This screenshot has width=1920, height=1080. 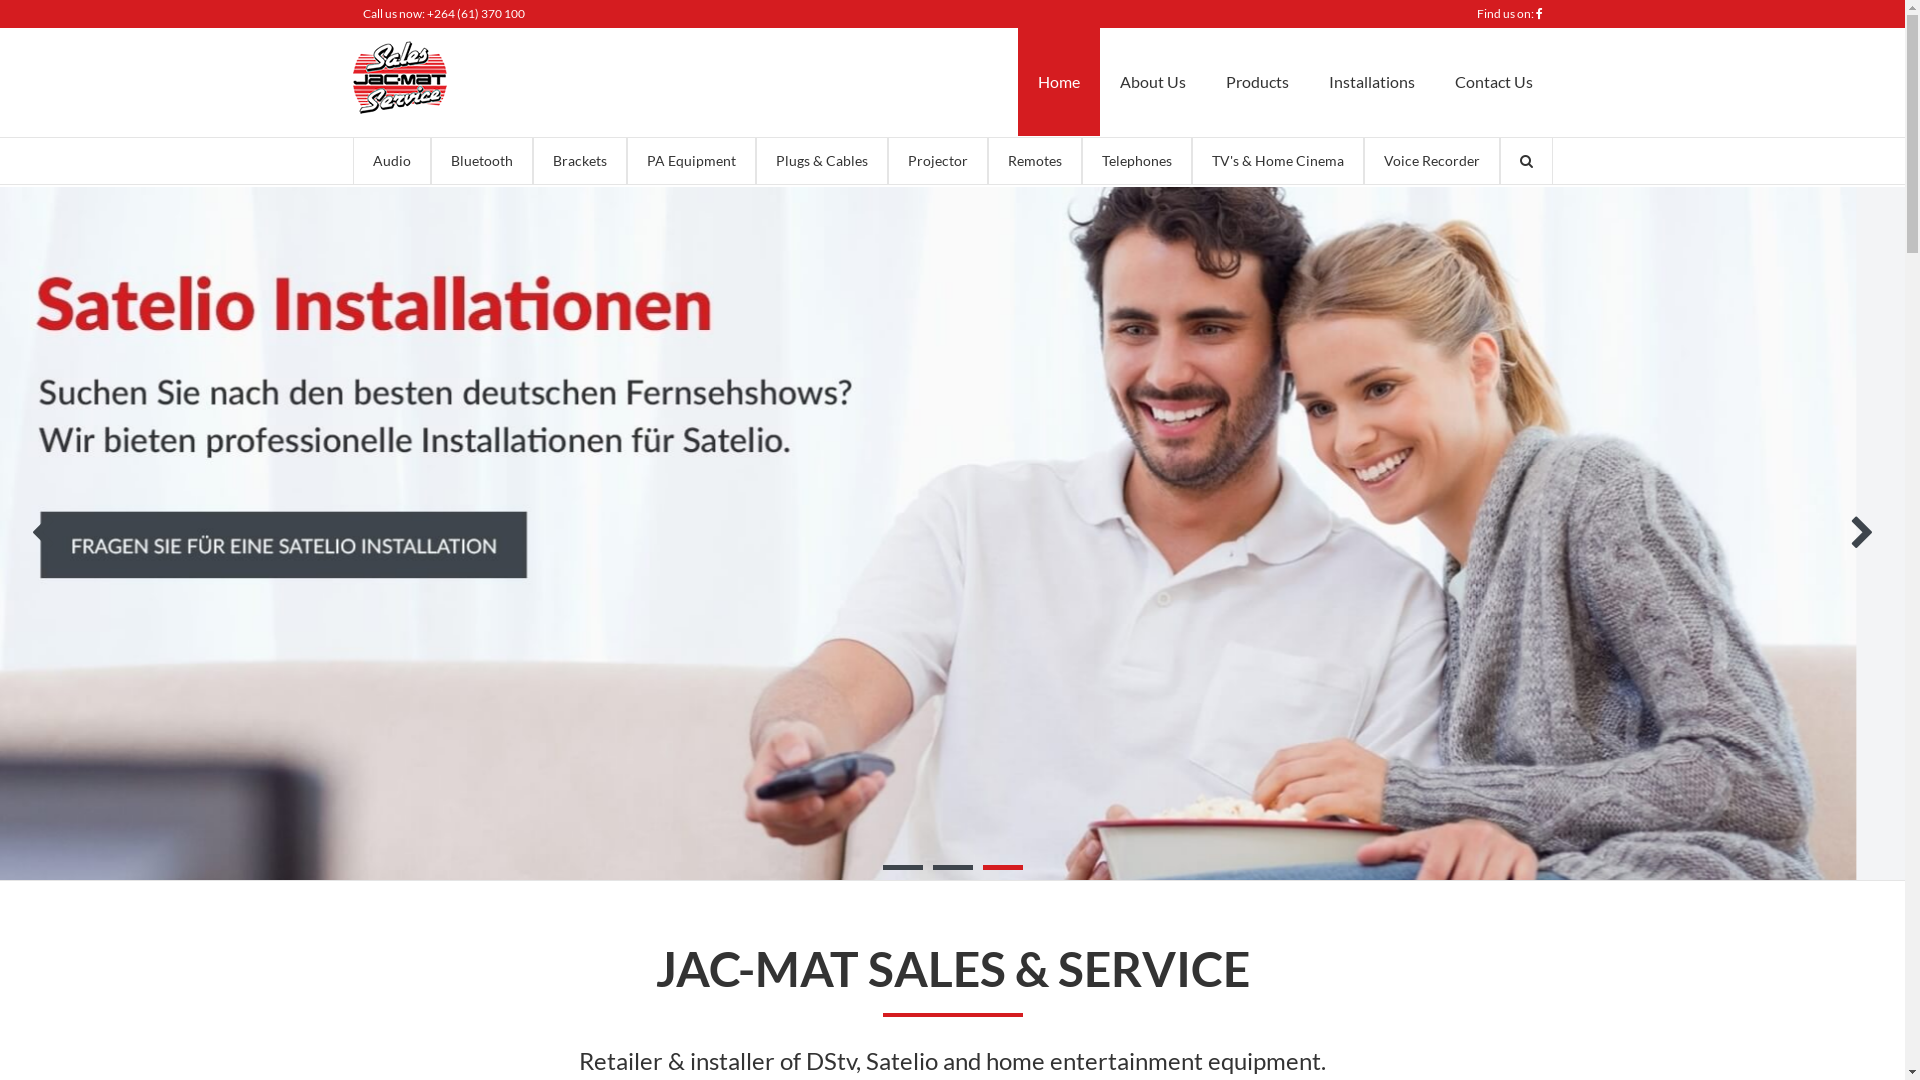 What do you see at coordinates (1152, 80) in the screenshot?
I see `'About Us'` at bounding box center [1152, 80].